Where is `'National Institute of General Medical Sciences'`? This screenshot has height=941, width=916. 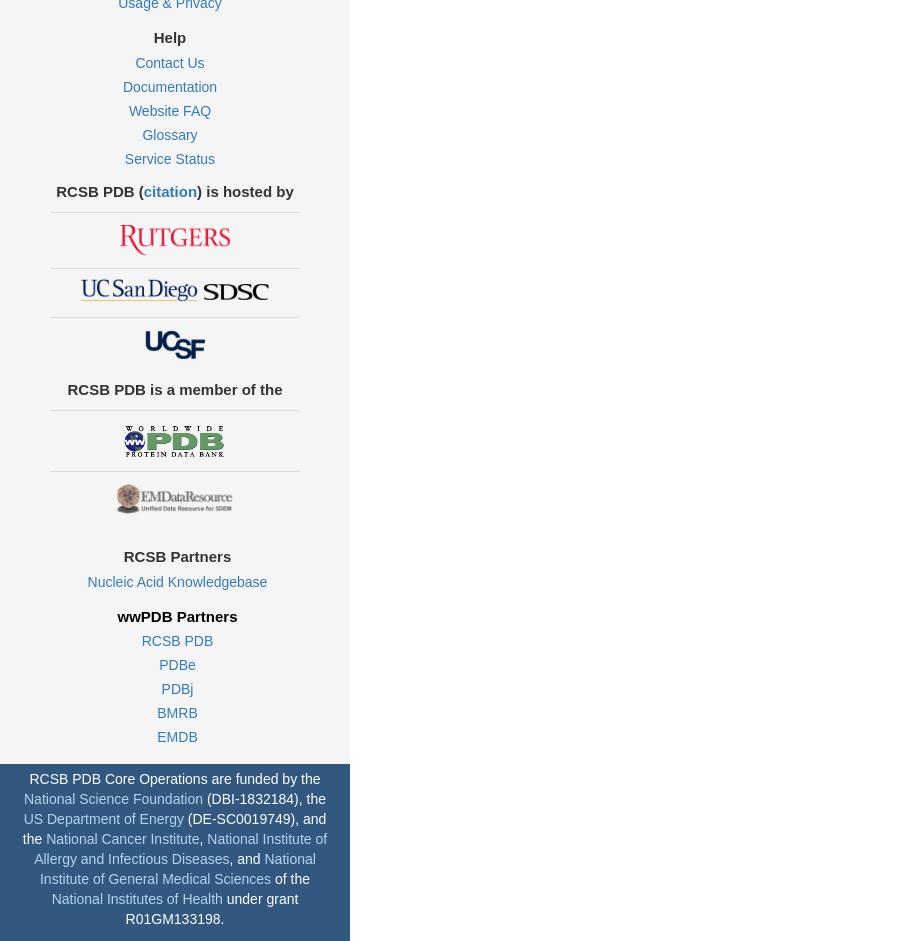 'National Institute of General Medical Sciences' is located at coordinates (175, 867).